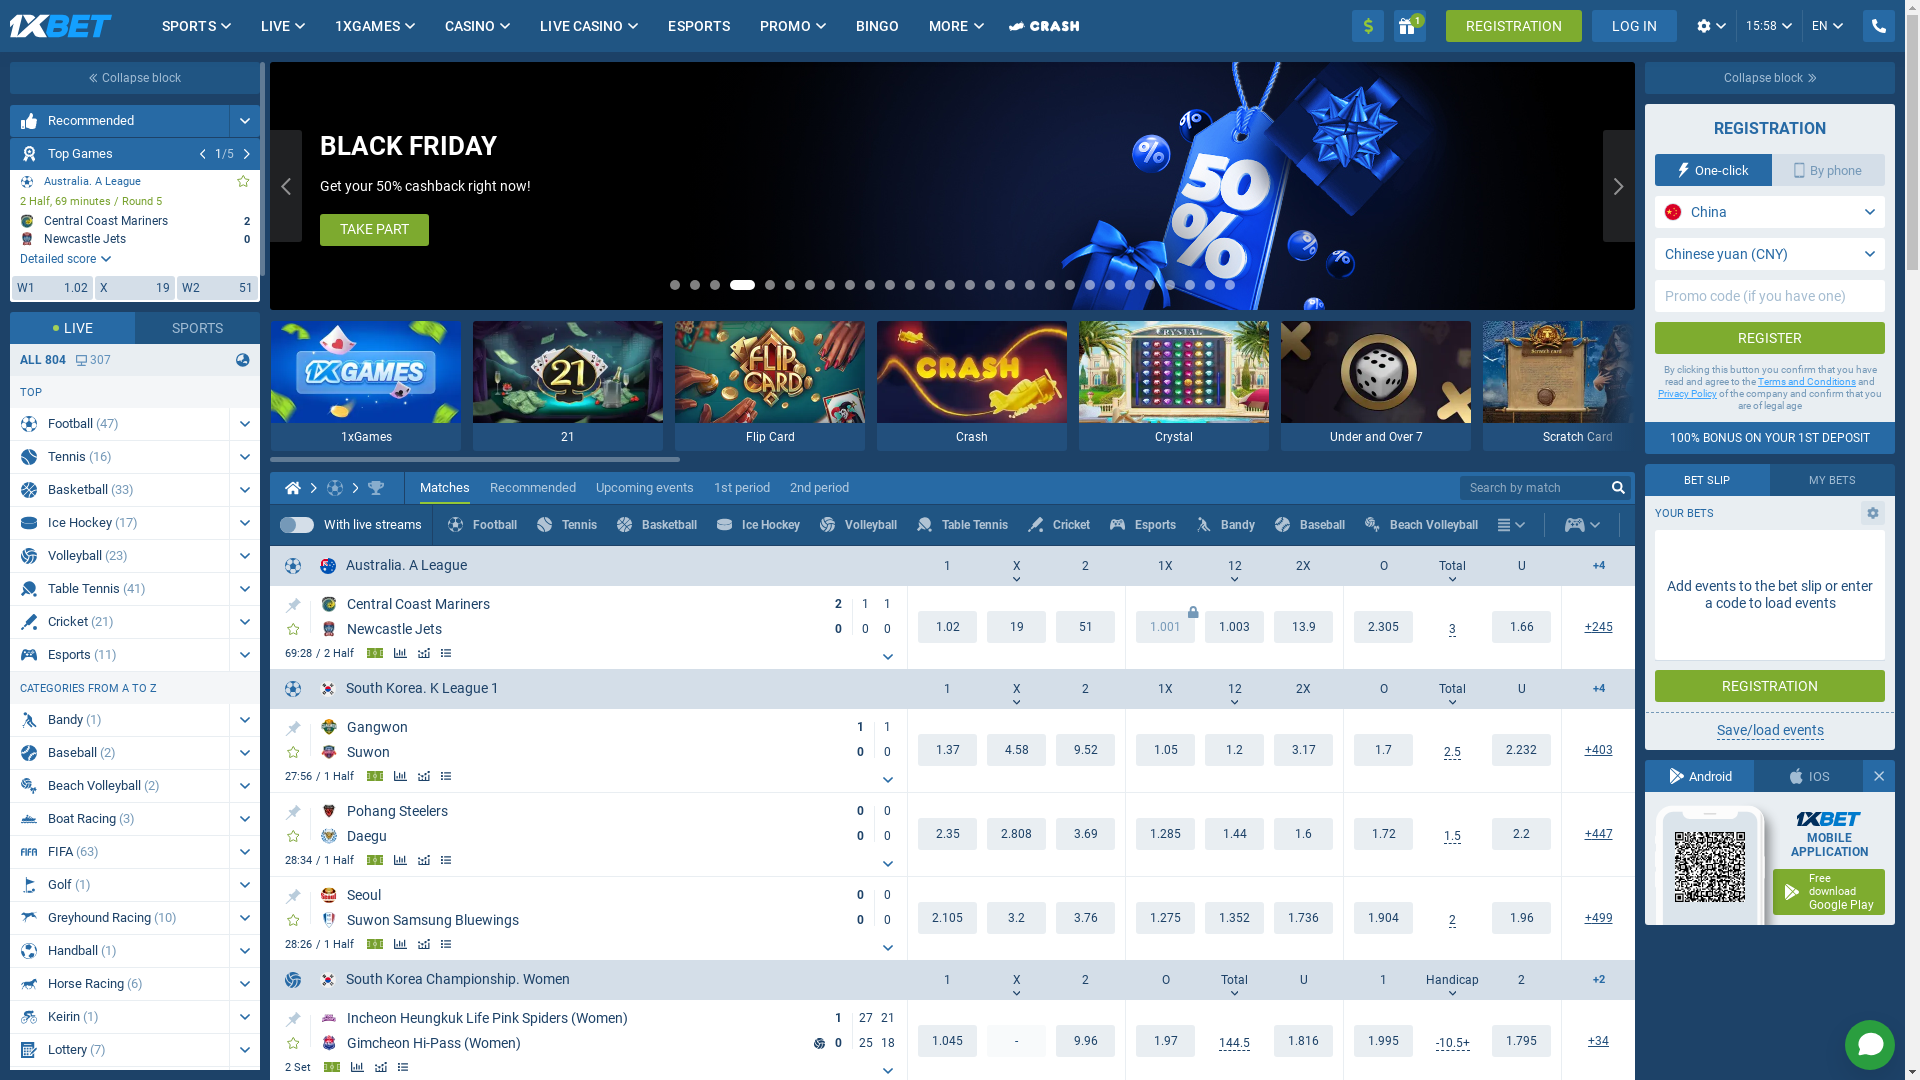 Image resolution: width=1920 pixels, height=1080 pixels. I want to click on 'REGISTRATION', so click(1445, 26).